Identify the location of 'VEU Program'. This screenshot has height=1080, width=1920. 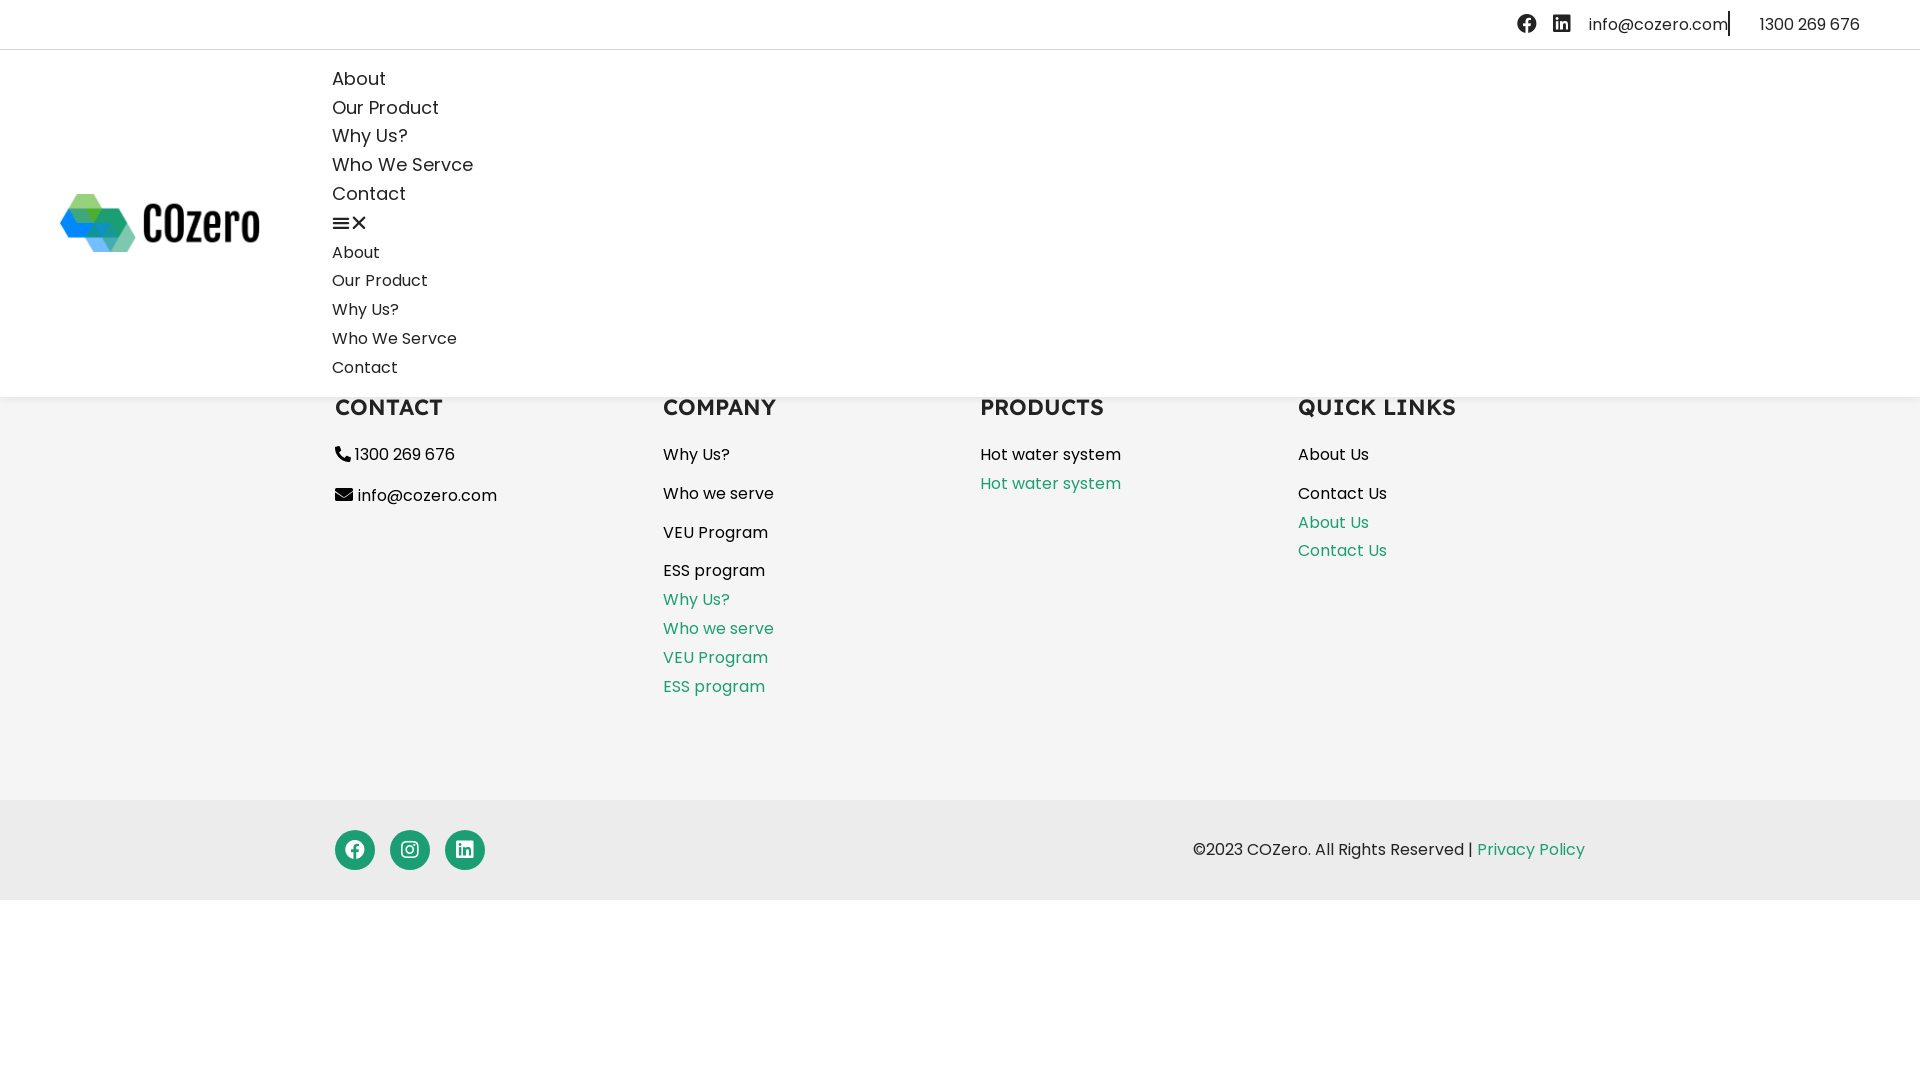
(714, 531).